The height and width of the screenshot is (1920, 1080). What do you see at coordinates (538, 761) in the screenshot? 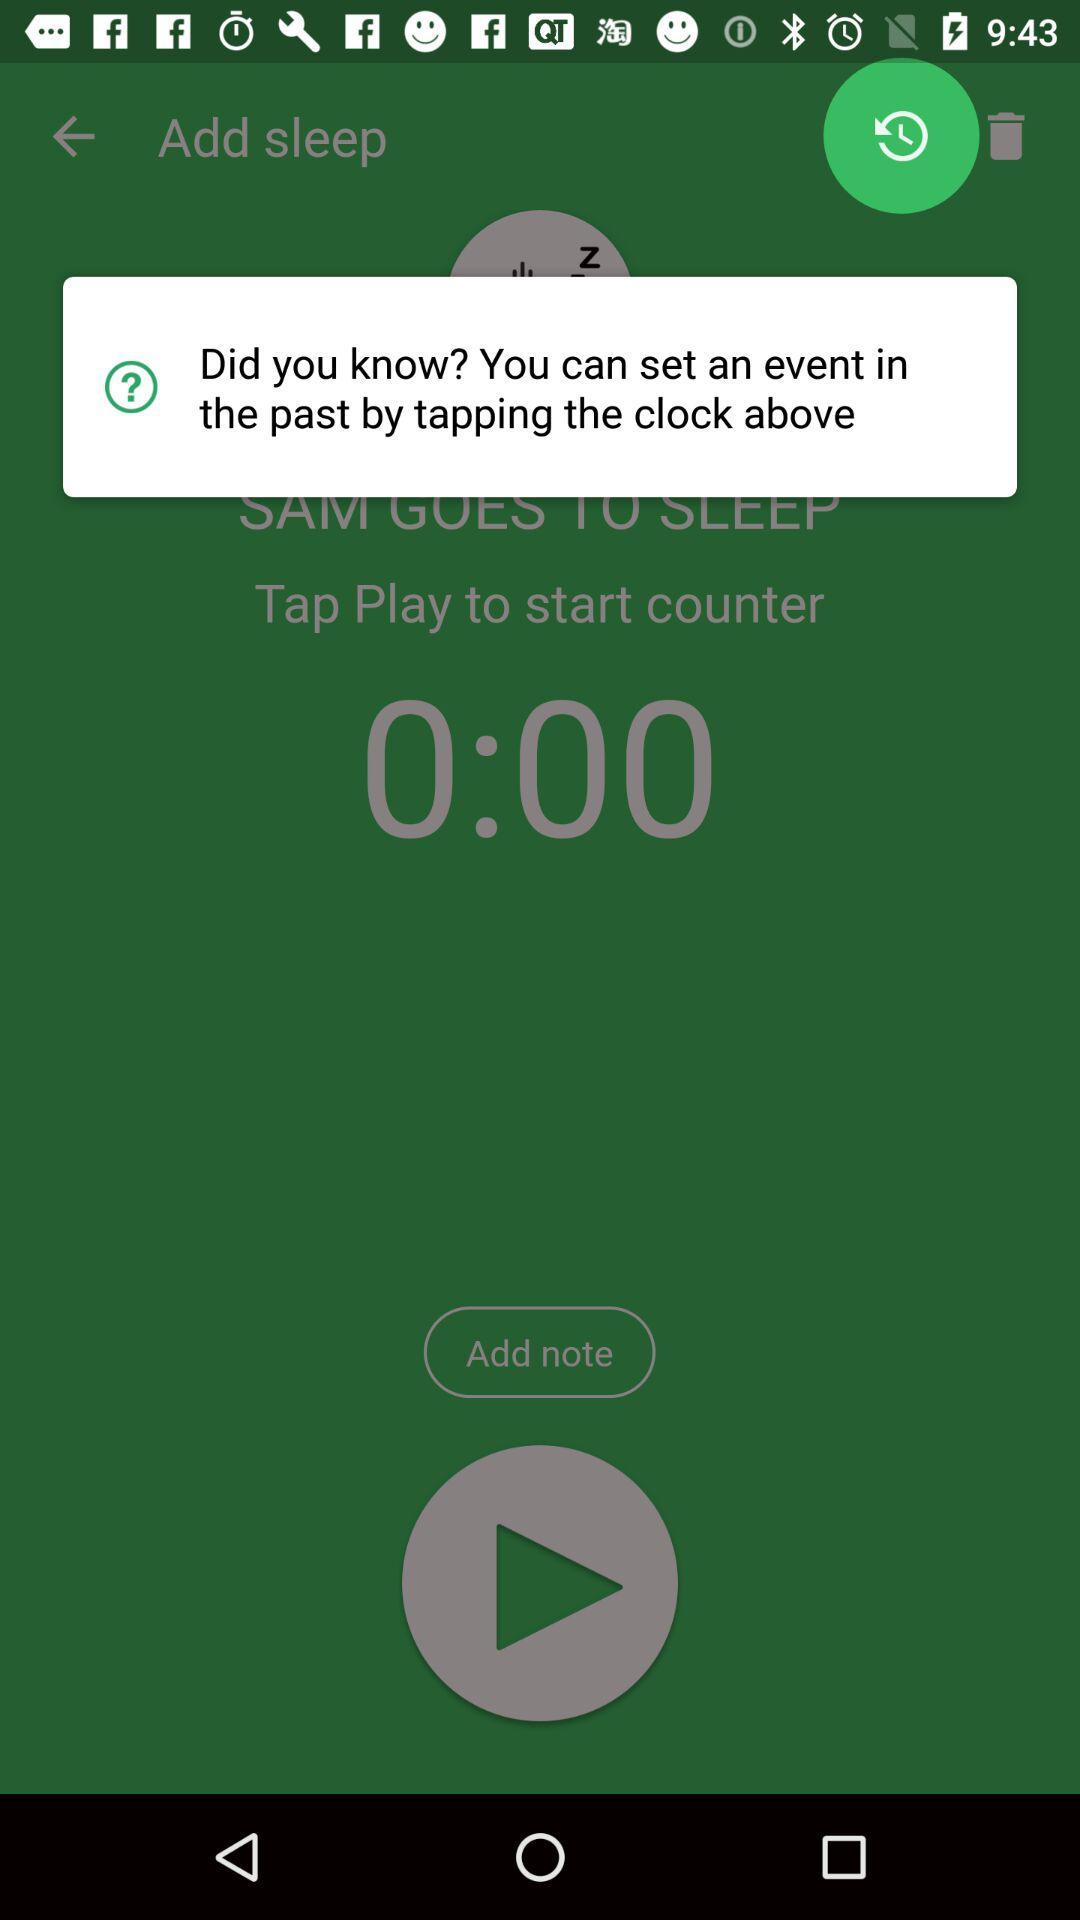
I see `the icon below the tap play to` at bounding box center [538, 761].